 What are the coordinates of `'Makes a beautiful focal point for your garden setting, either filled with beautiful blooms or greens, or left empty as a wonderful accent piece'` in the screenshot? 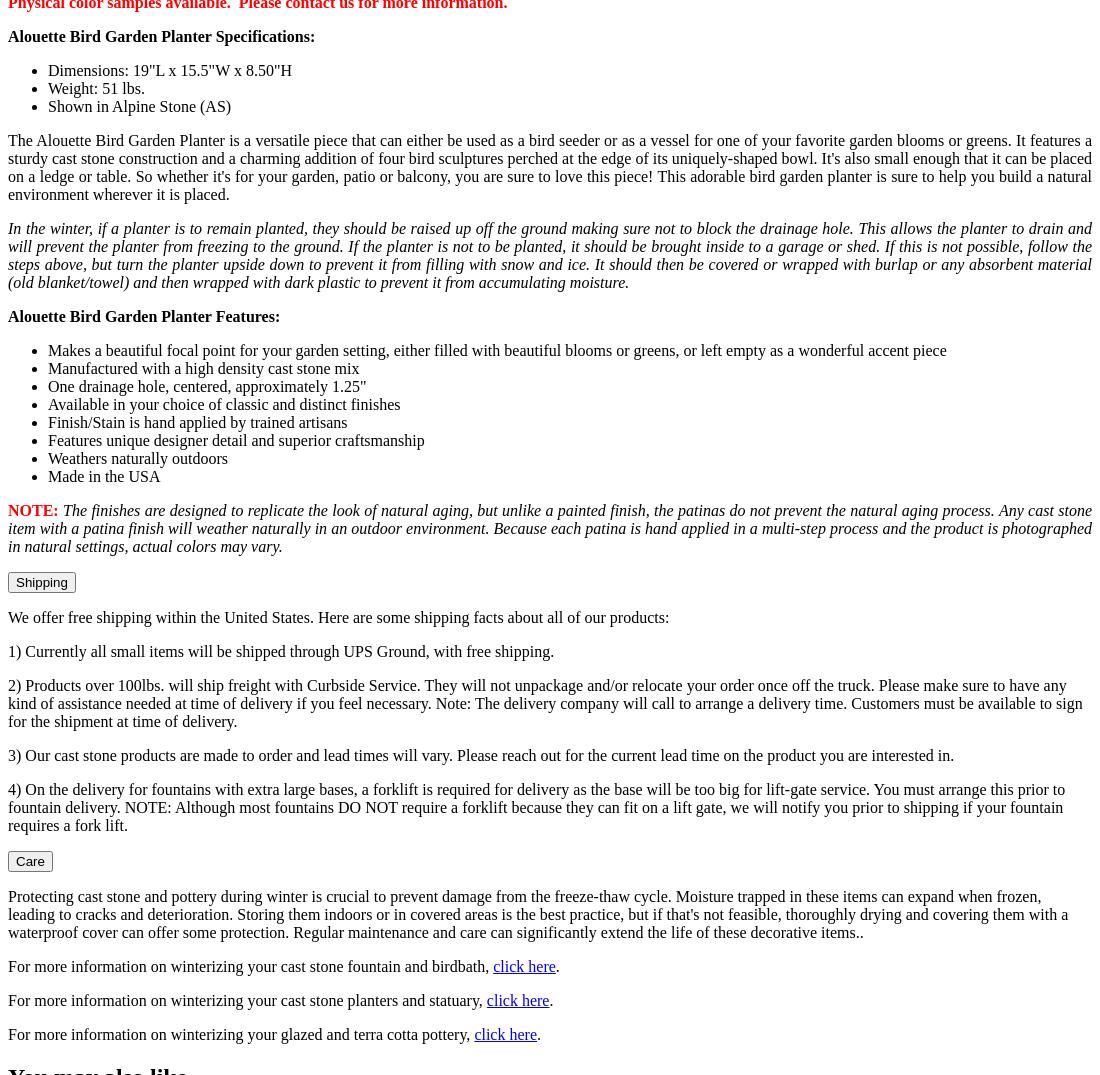 It's located at (496, 350).